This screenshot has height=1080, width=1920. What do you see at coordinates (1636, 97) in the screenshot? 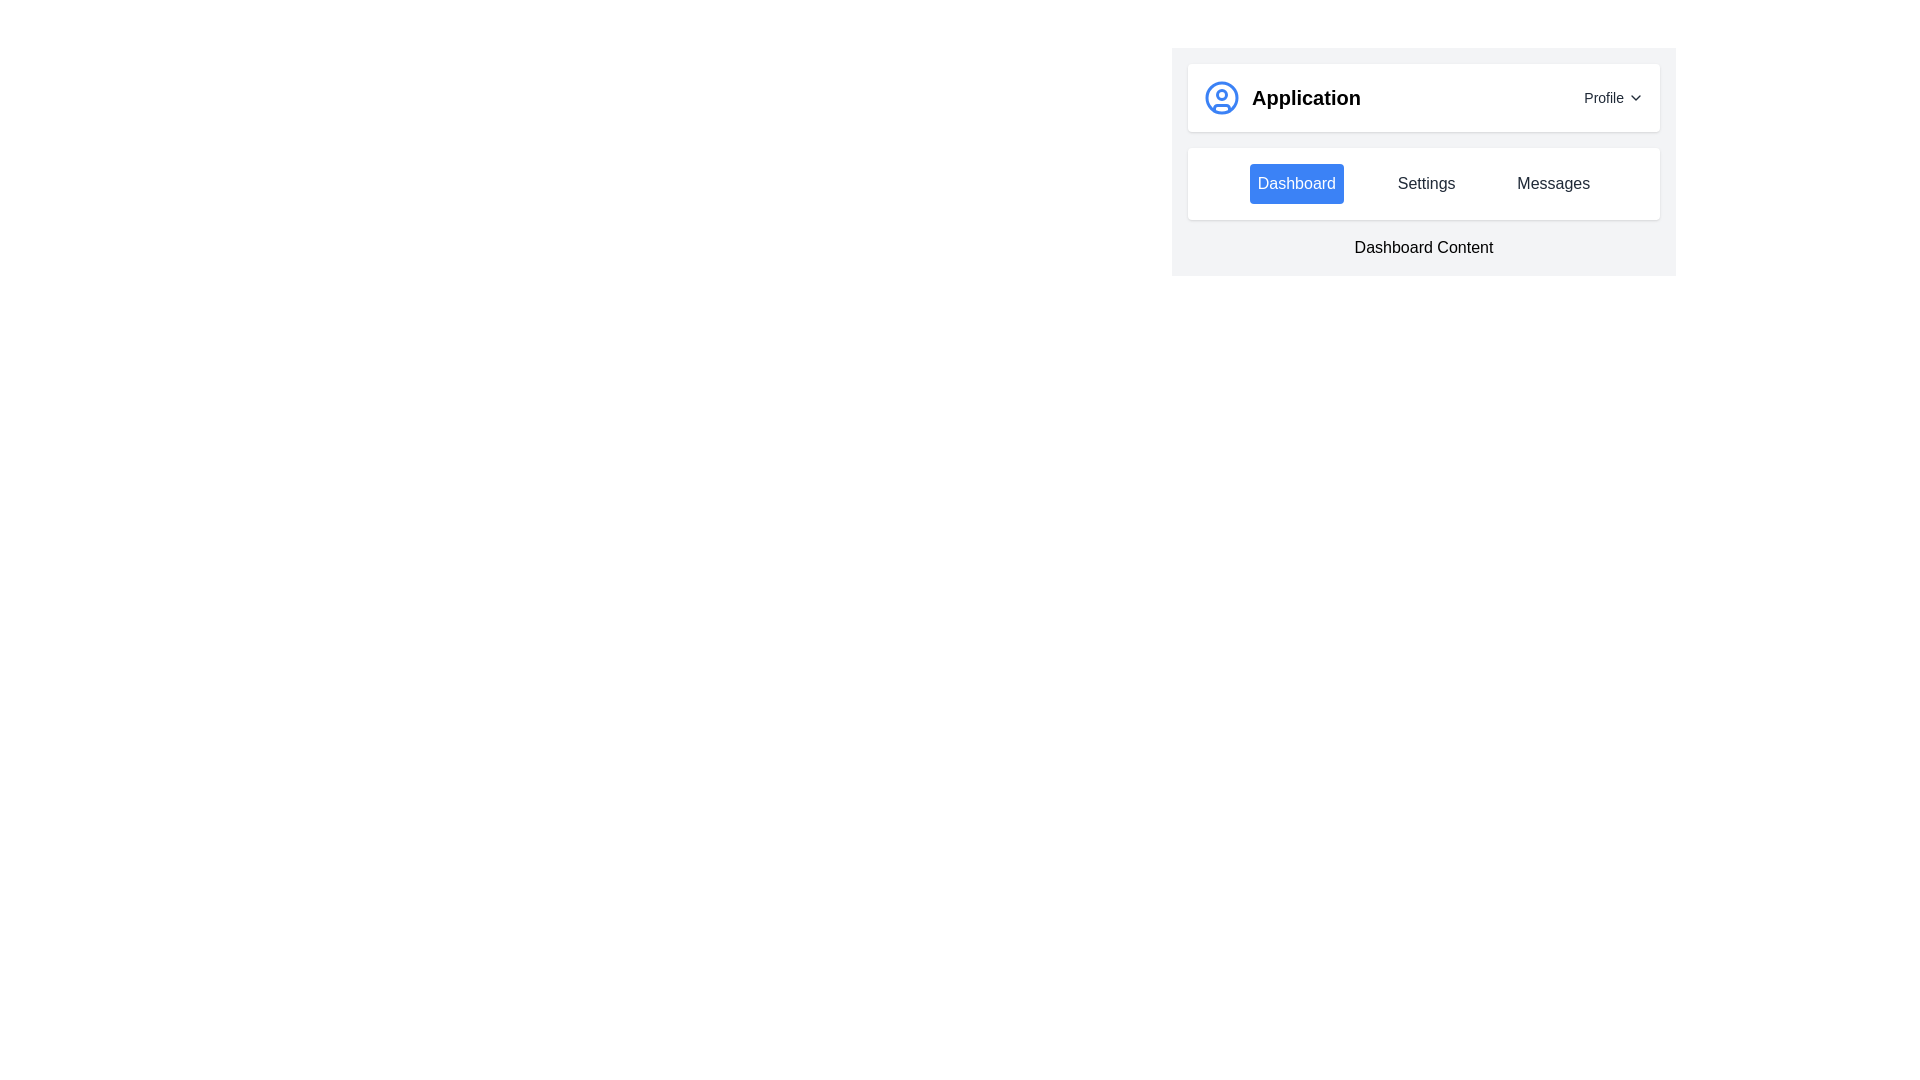
I see `the Dropdown Indicator (SVG Icon) located to the right of the 'Profile' text in the header section` at bounding box center [1636, 97].